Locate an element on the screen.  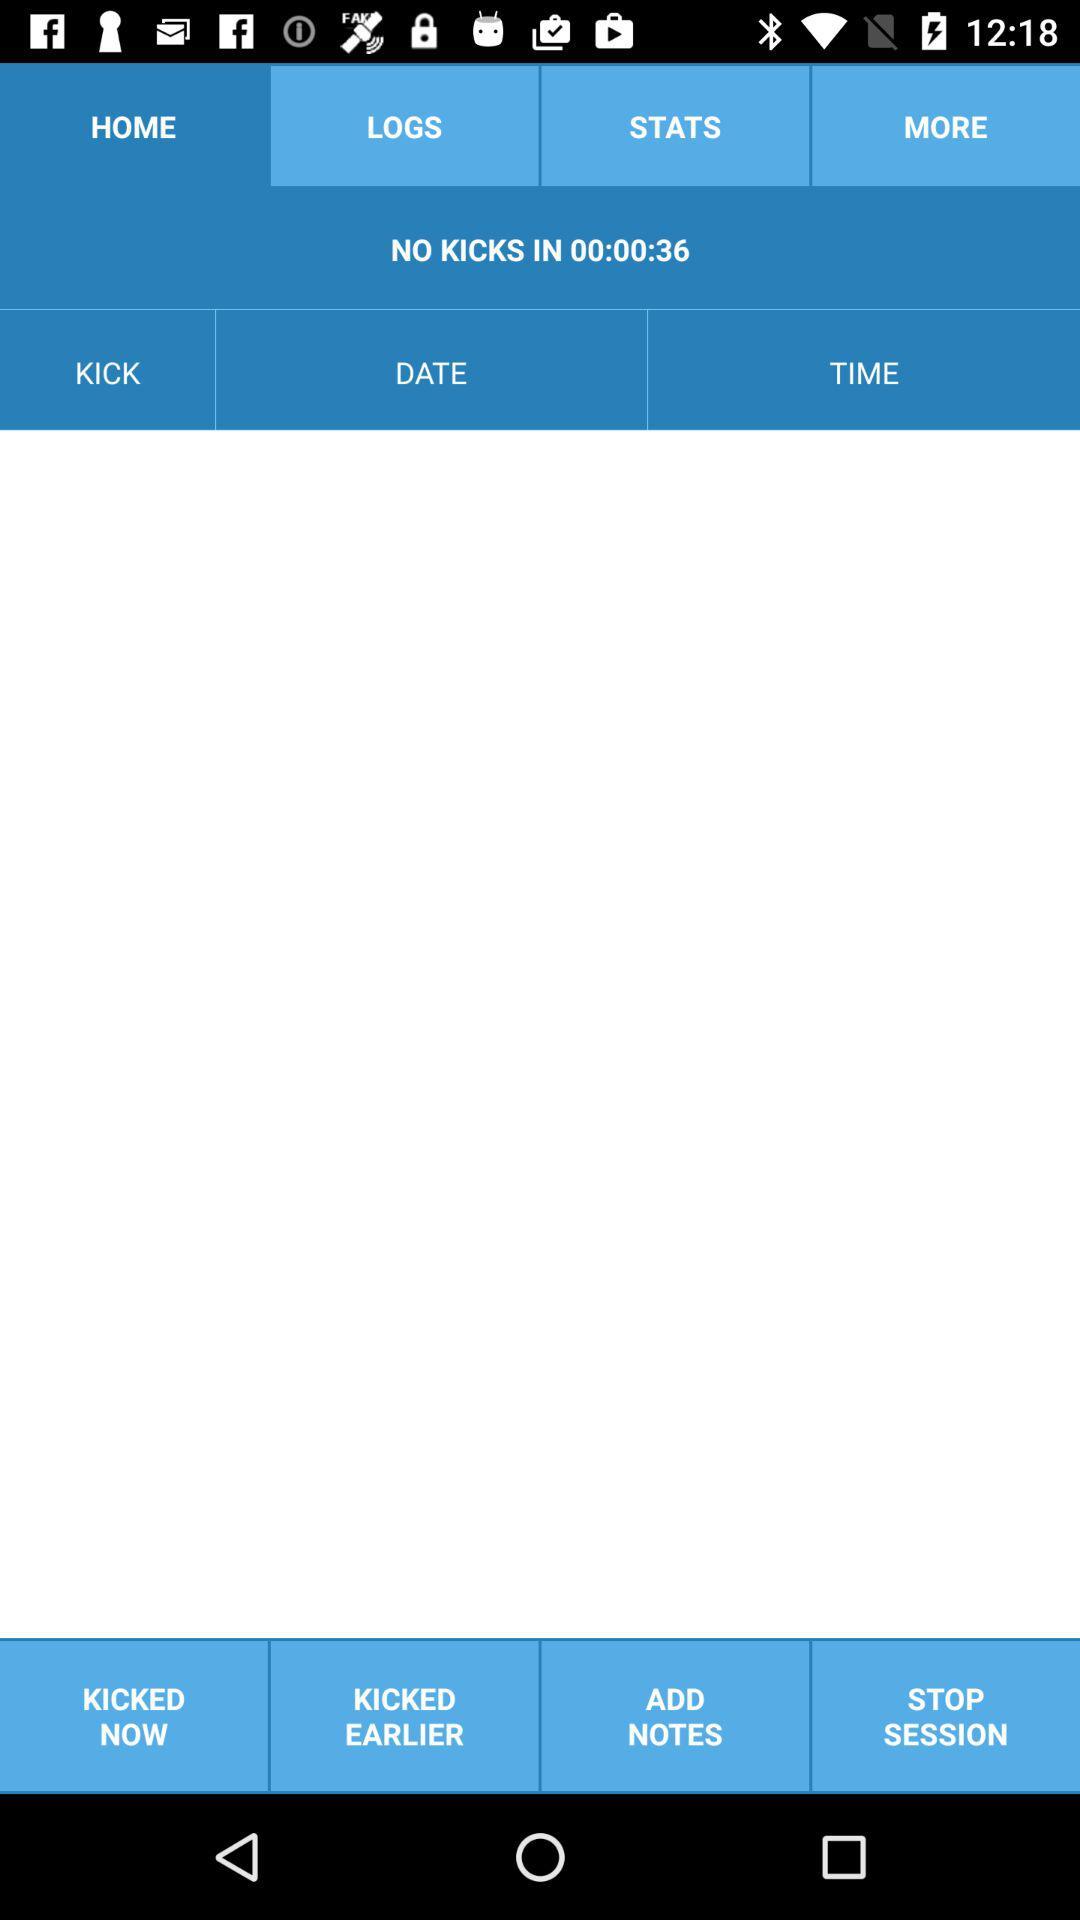
the add is located at coordinates (675, 1715).